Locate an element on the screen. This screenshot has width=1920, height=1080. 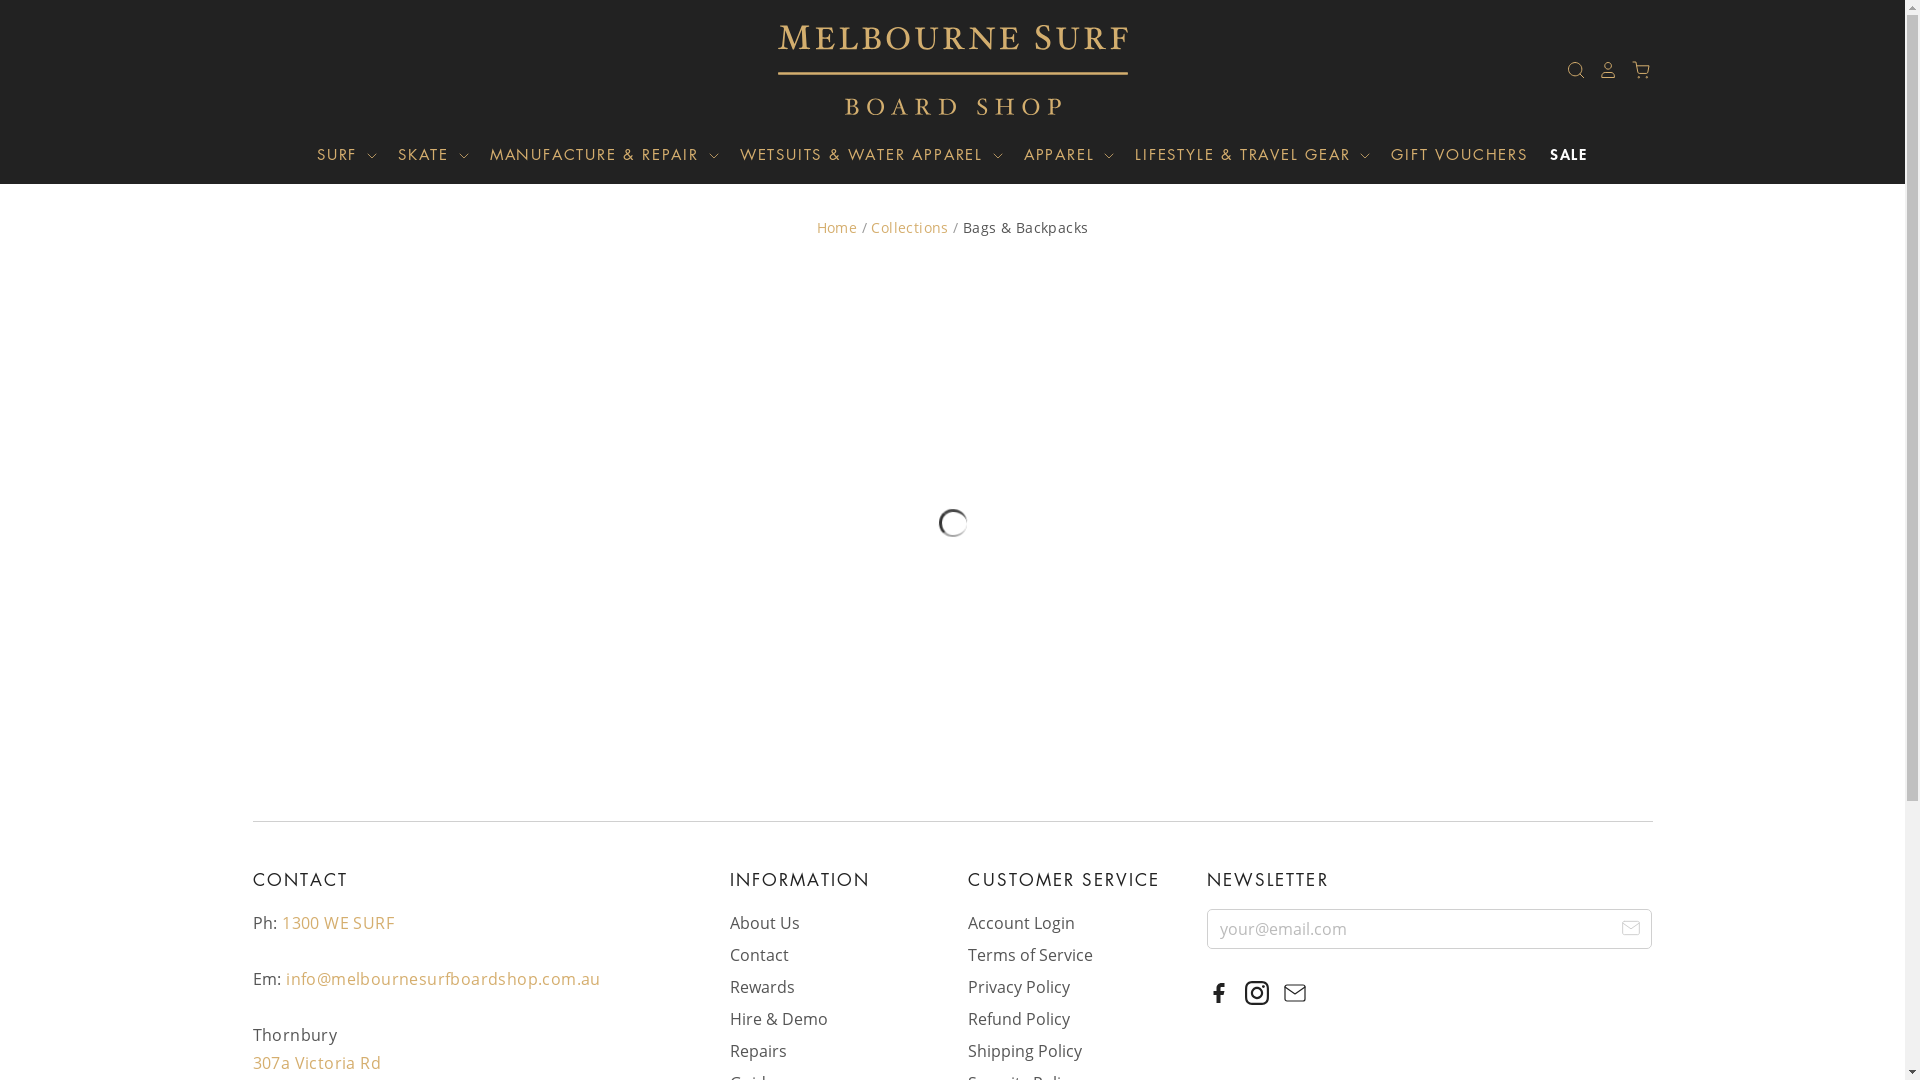
'Terms of Service' is located at coordinates (1030, 954).